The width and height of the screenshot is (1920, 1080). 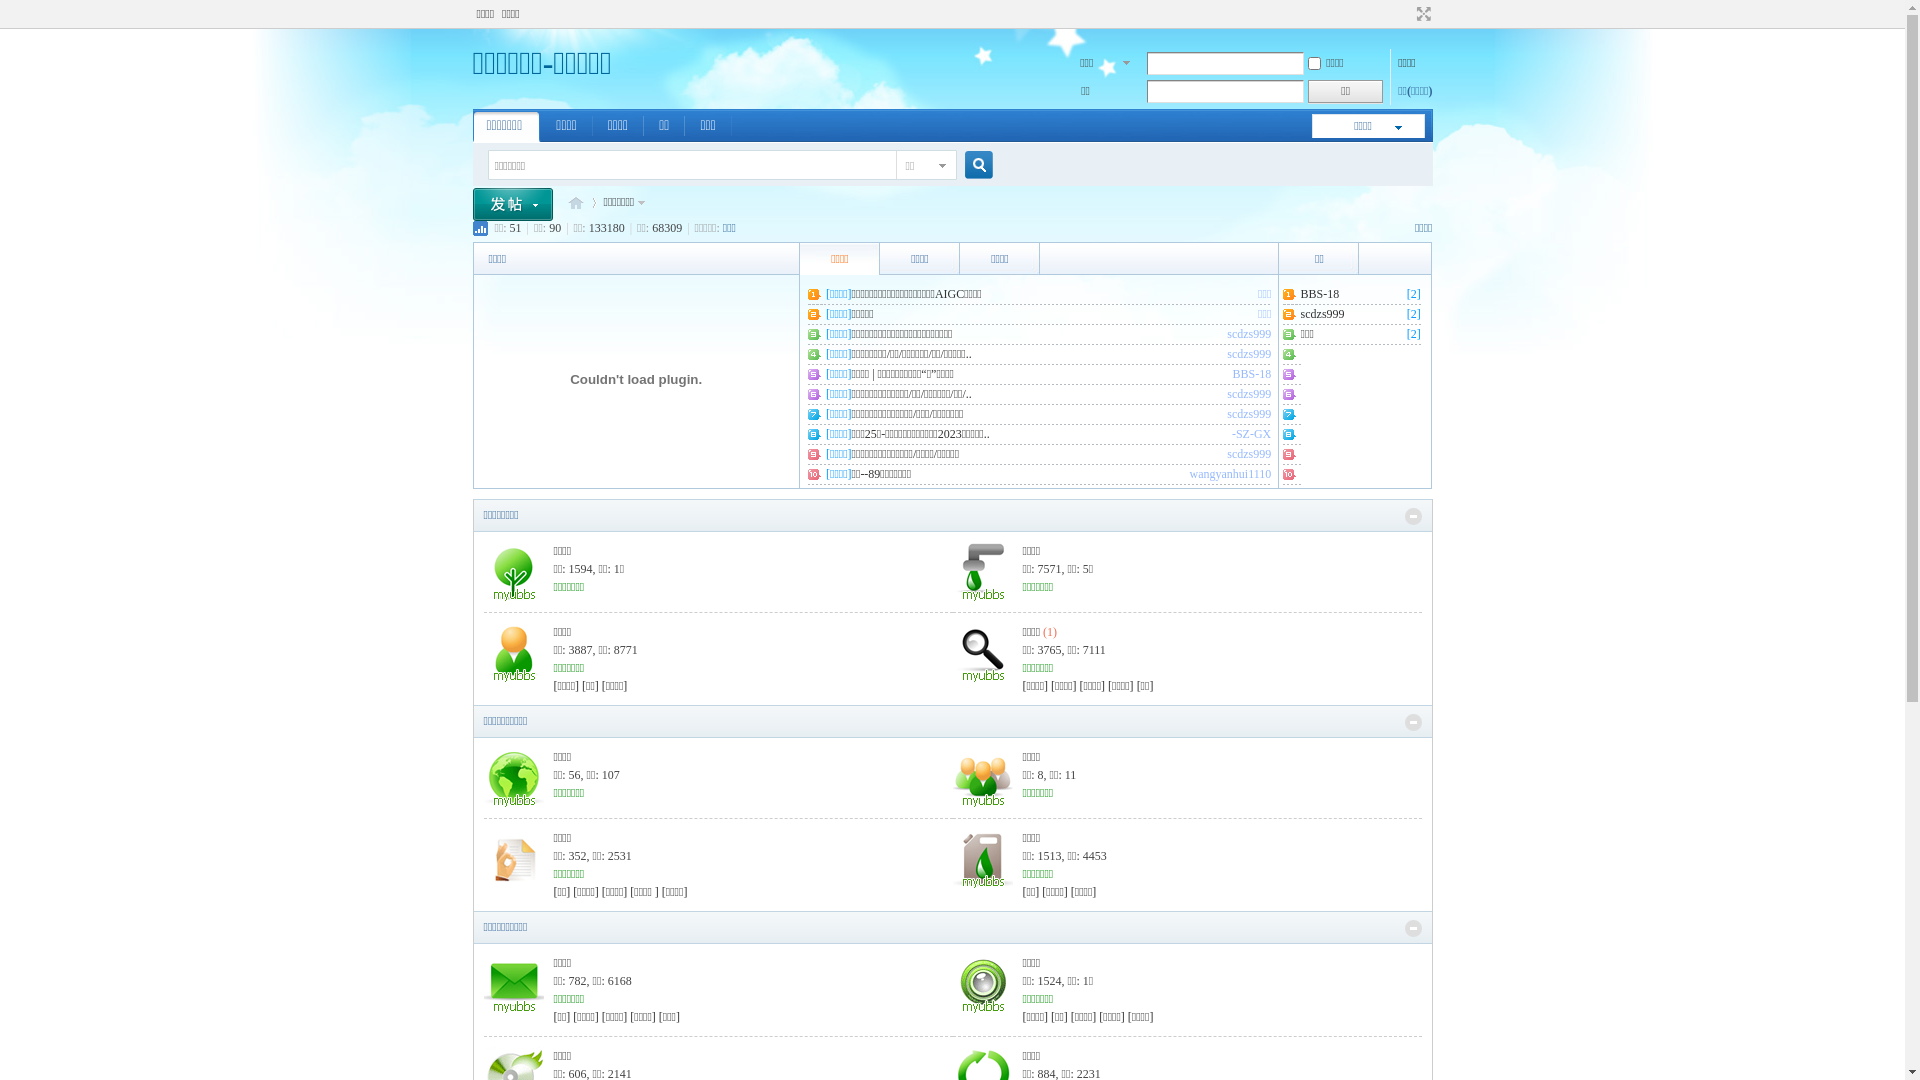 I want to click on 'BBS-18', so click(x=1300, y=293).